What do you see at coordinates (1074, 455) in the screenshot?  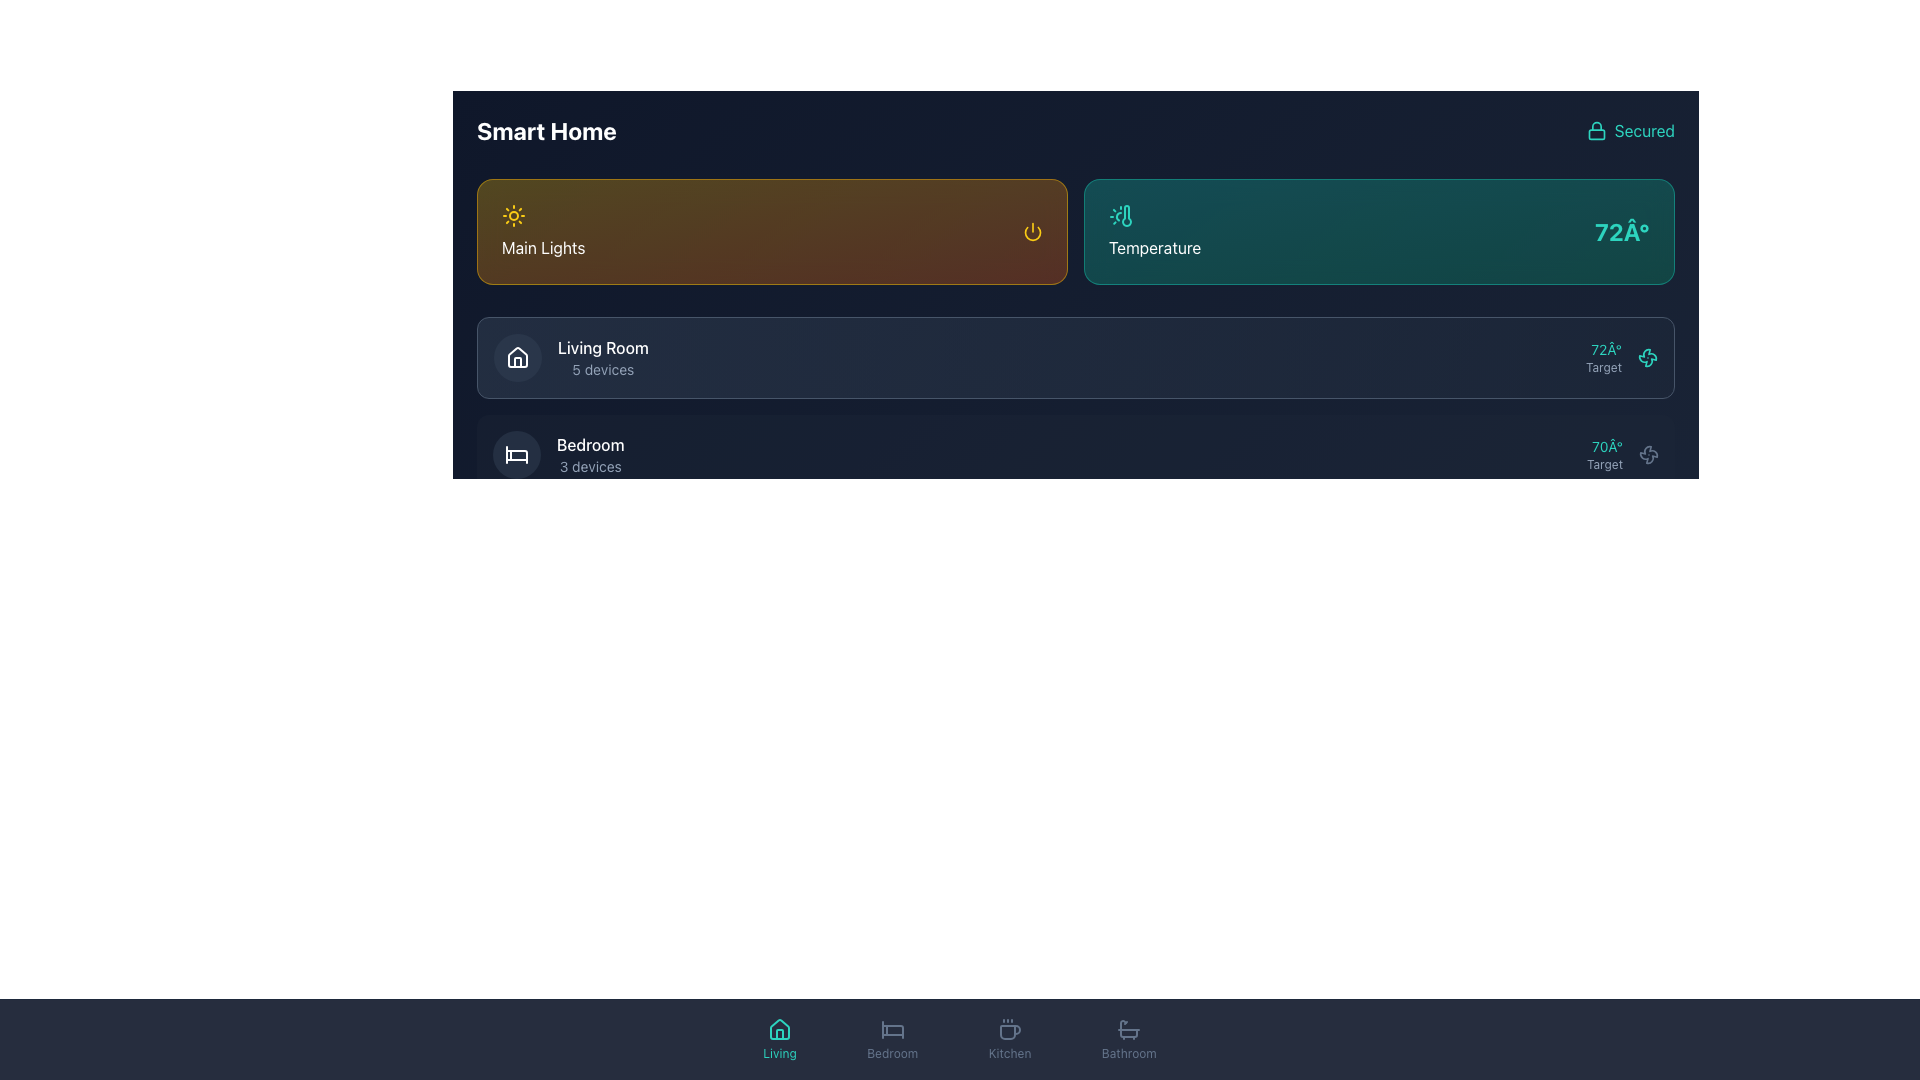 I see `the dark blue card labeled 'Bedroom', which displays '3 devices' and '70°'` at bounding box center [1074, 455].